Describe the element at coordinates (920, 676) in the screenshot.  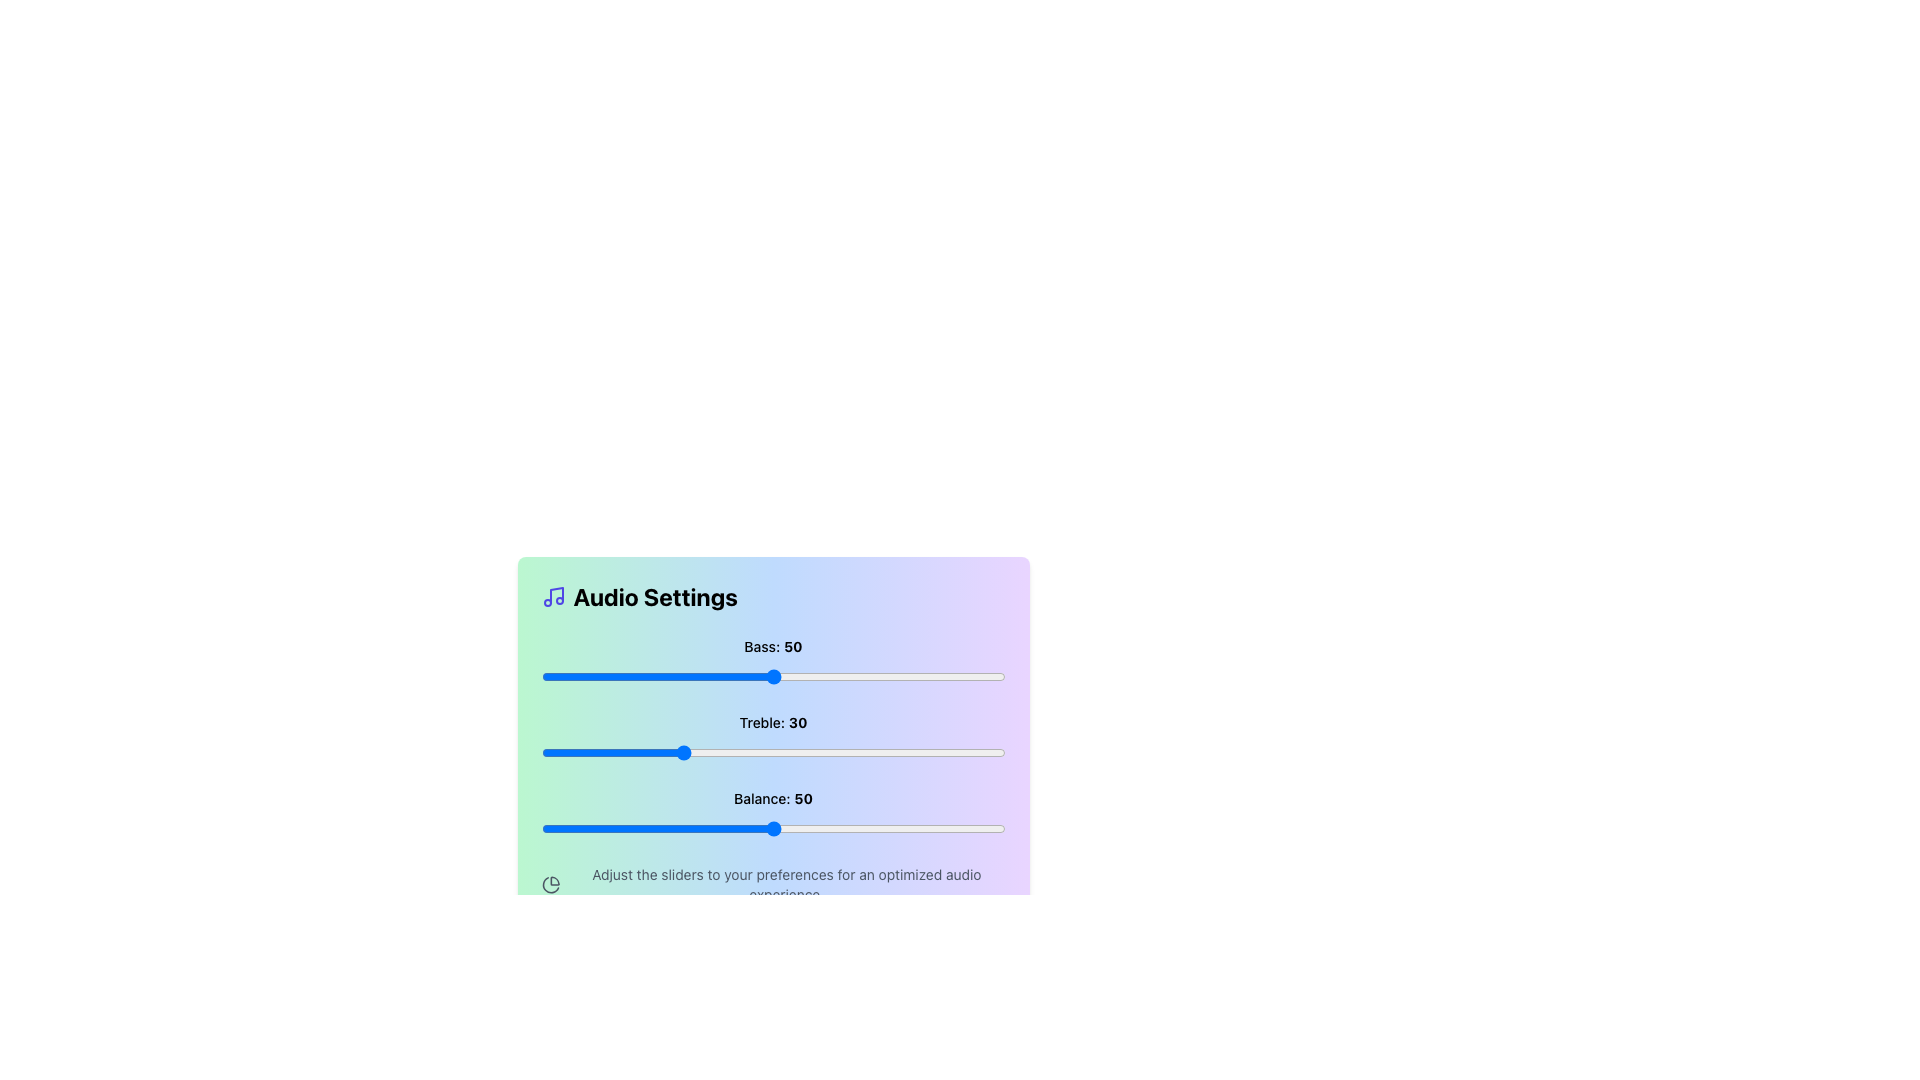
I see `the bass` at that location.